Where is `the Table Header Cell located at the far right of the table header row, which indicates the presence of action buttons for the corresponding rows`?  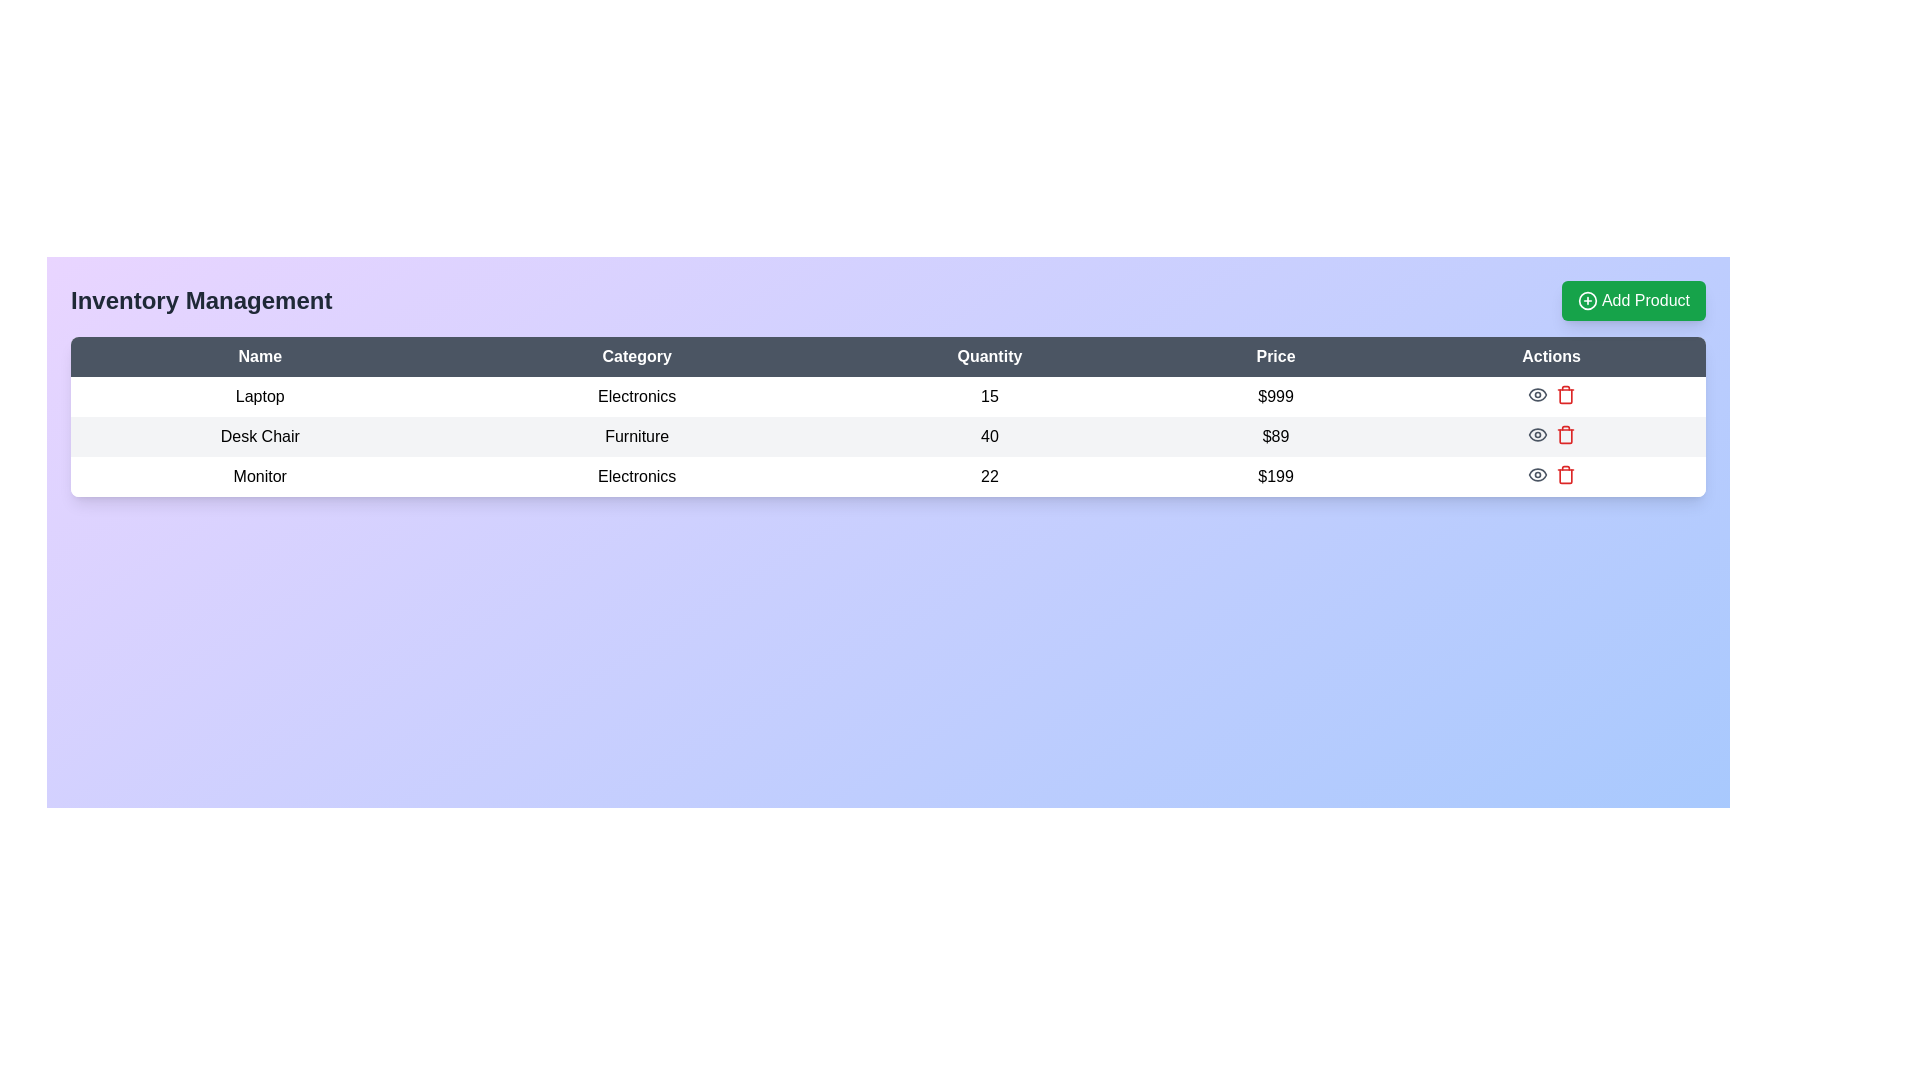 the Table Header Cell located at the far right of the table header row, which indicates the presence of action buttons for the corresponding rows is located at coordinates (1550, 356).